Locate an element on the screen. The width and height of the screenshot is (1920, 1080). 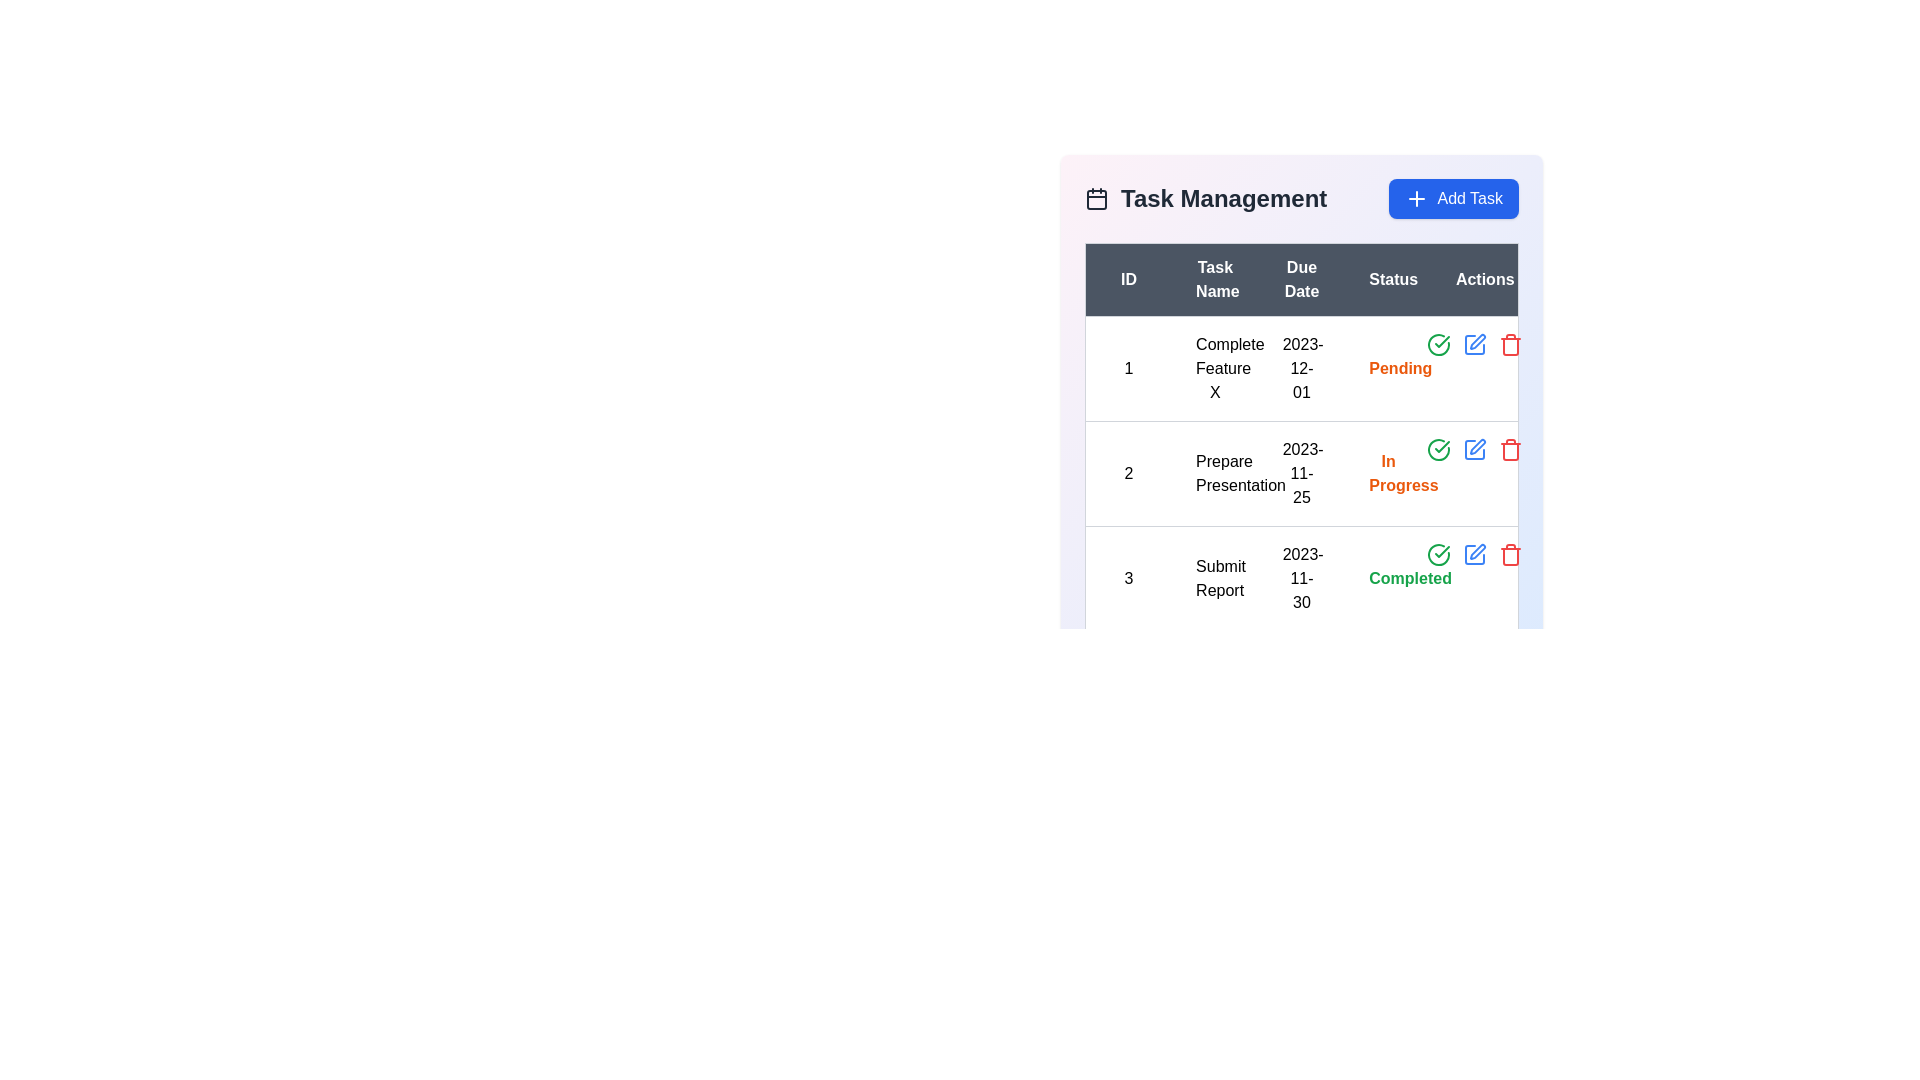
the static text element displaying the due date for the task 'Complete Feature X', located in the 'Due Date' column of the first row is located at coordinates (1301, 369).